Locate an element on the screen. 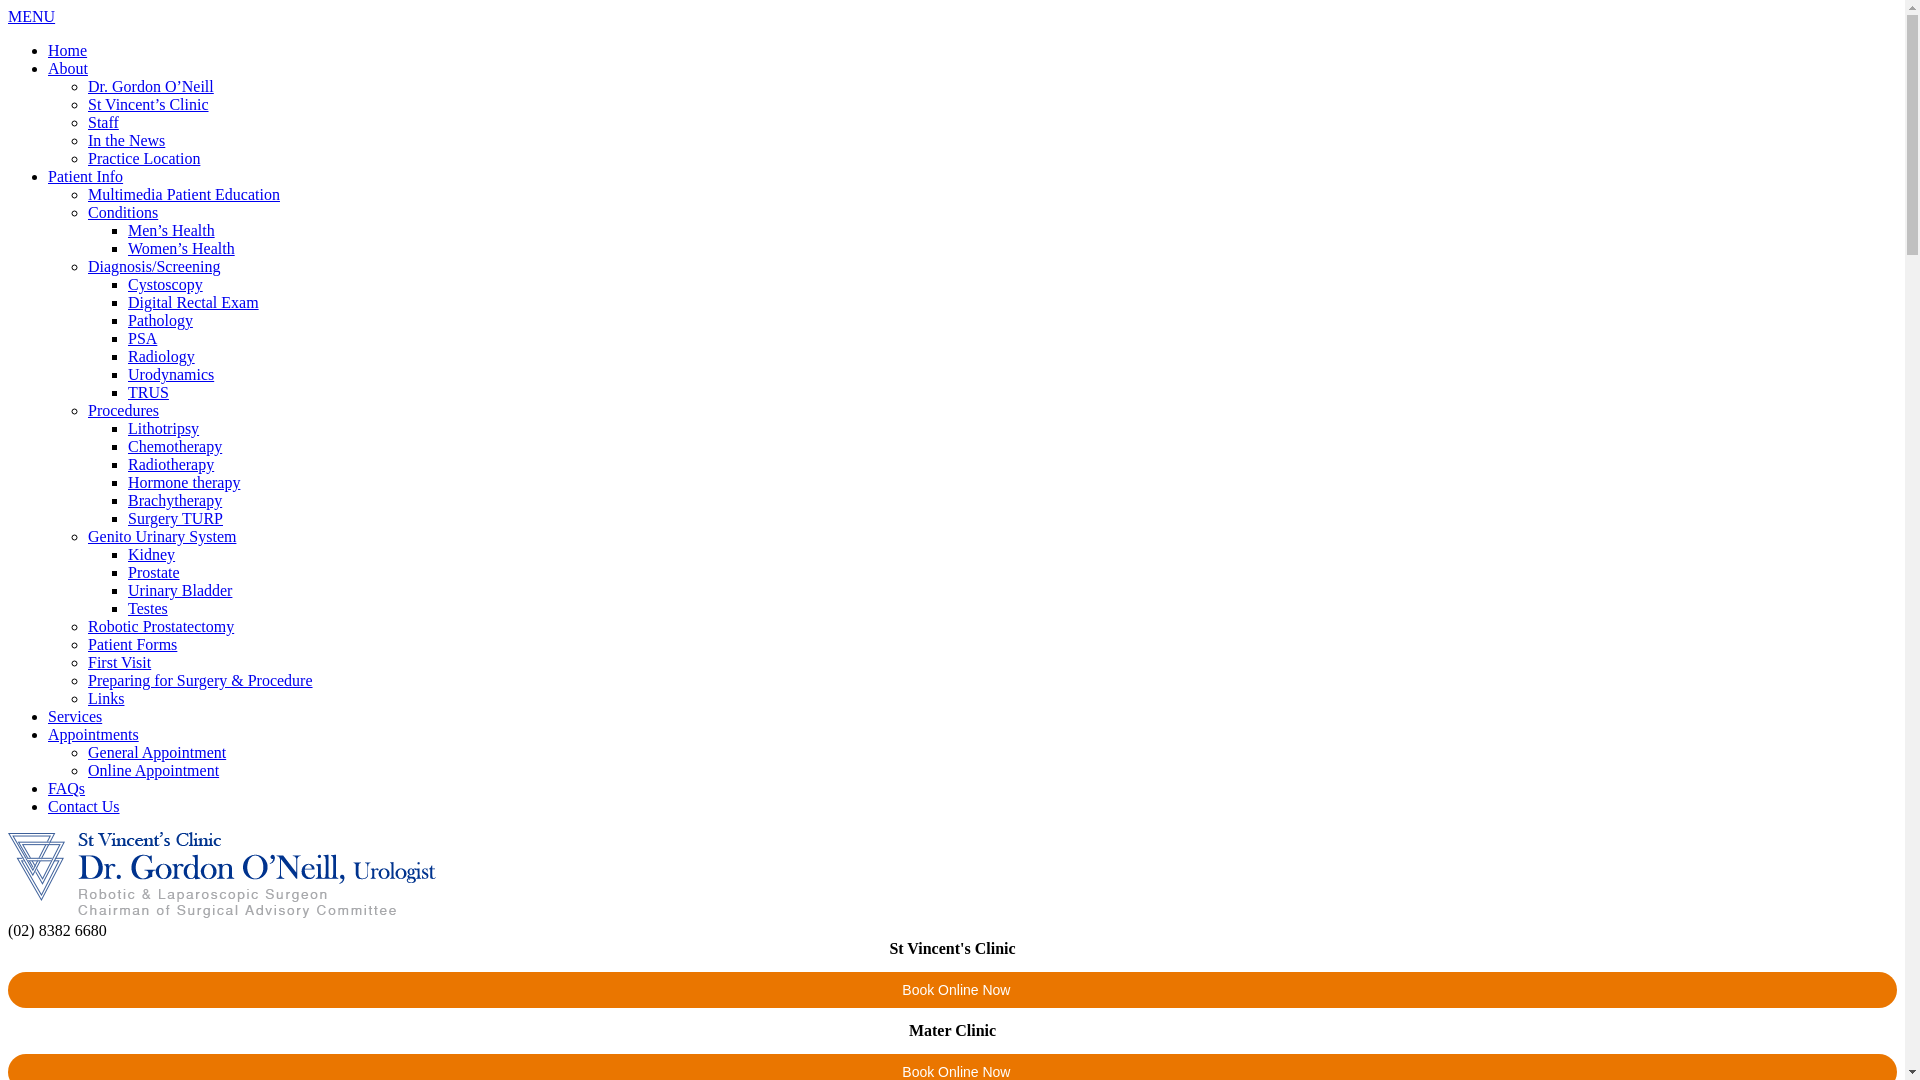  'Staff' is located at coordinates (86, 122).